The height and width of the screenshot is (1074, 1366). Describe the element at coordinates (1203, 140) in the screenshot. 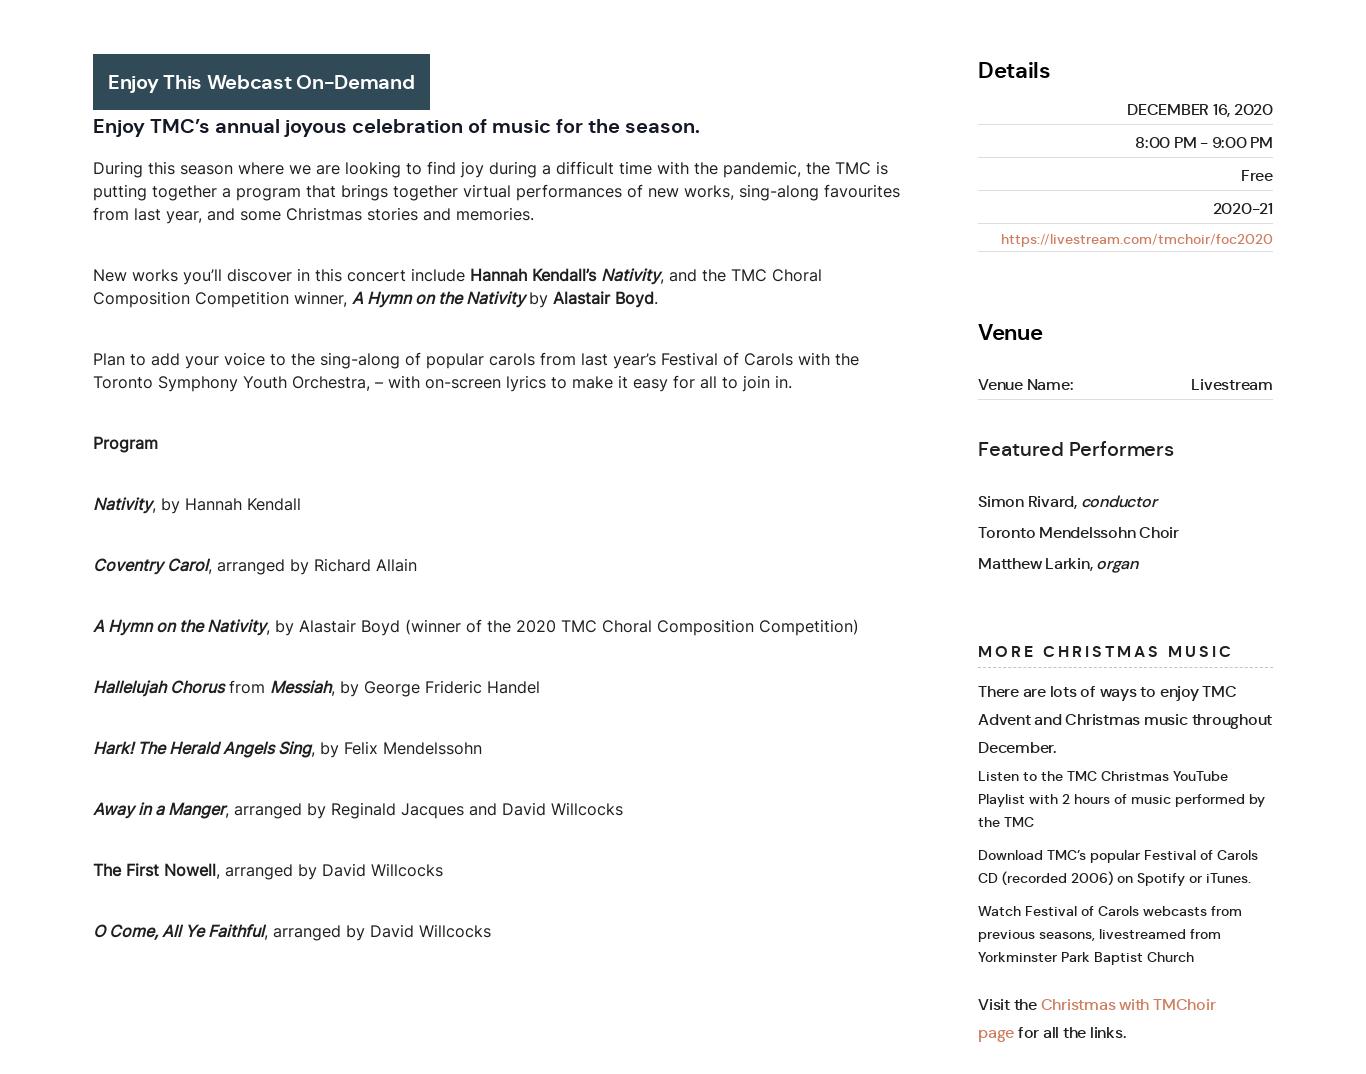

I see `'8:00 pm - 9:00 pm'` at that location.